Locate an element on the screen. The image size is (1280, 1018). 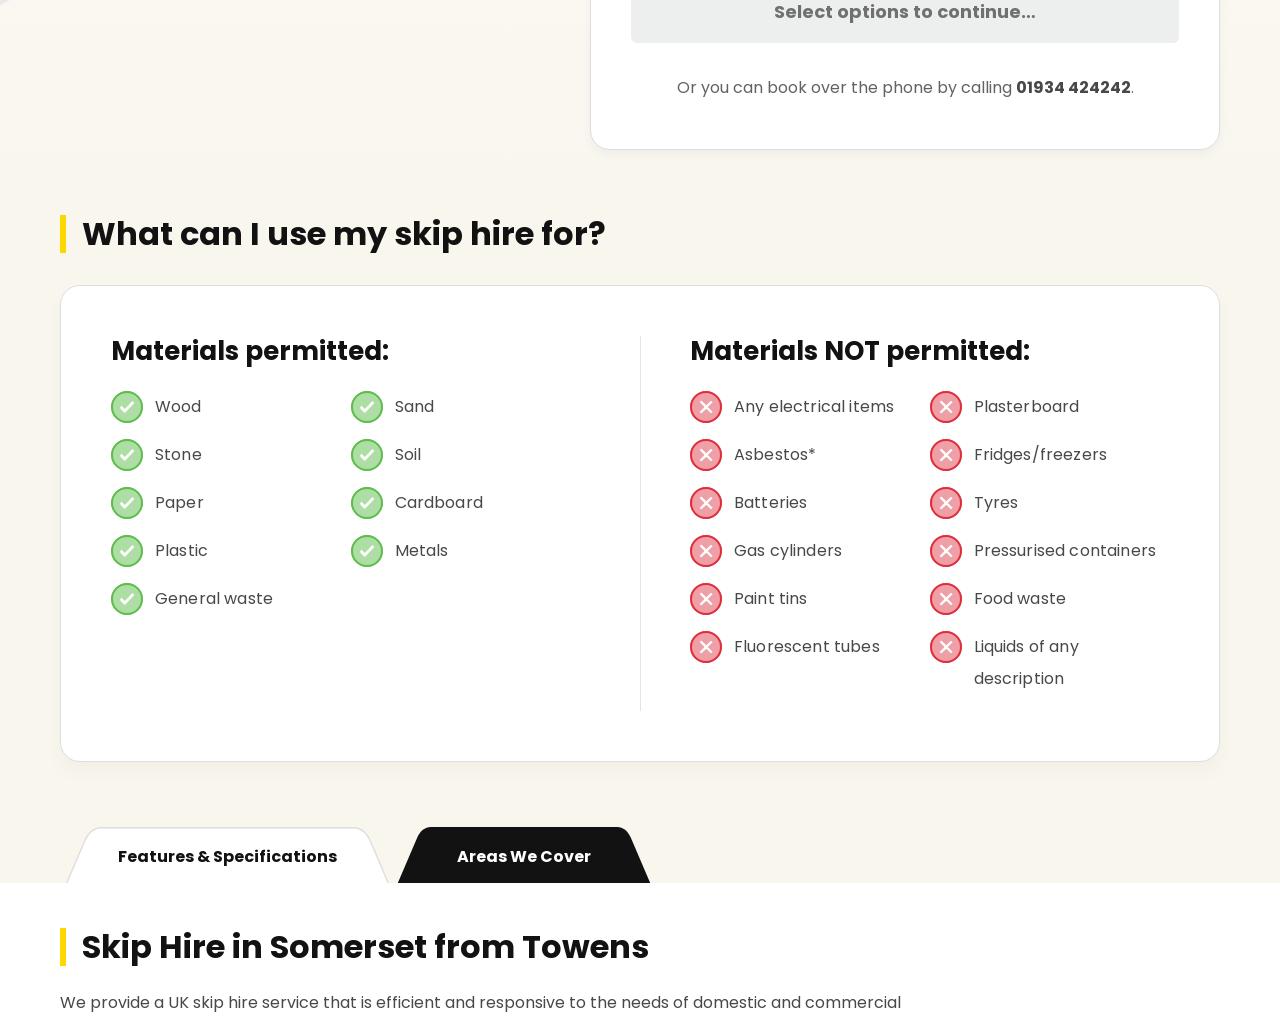
'Plasterboard' is located at coordinates (973, 406).